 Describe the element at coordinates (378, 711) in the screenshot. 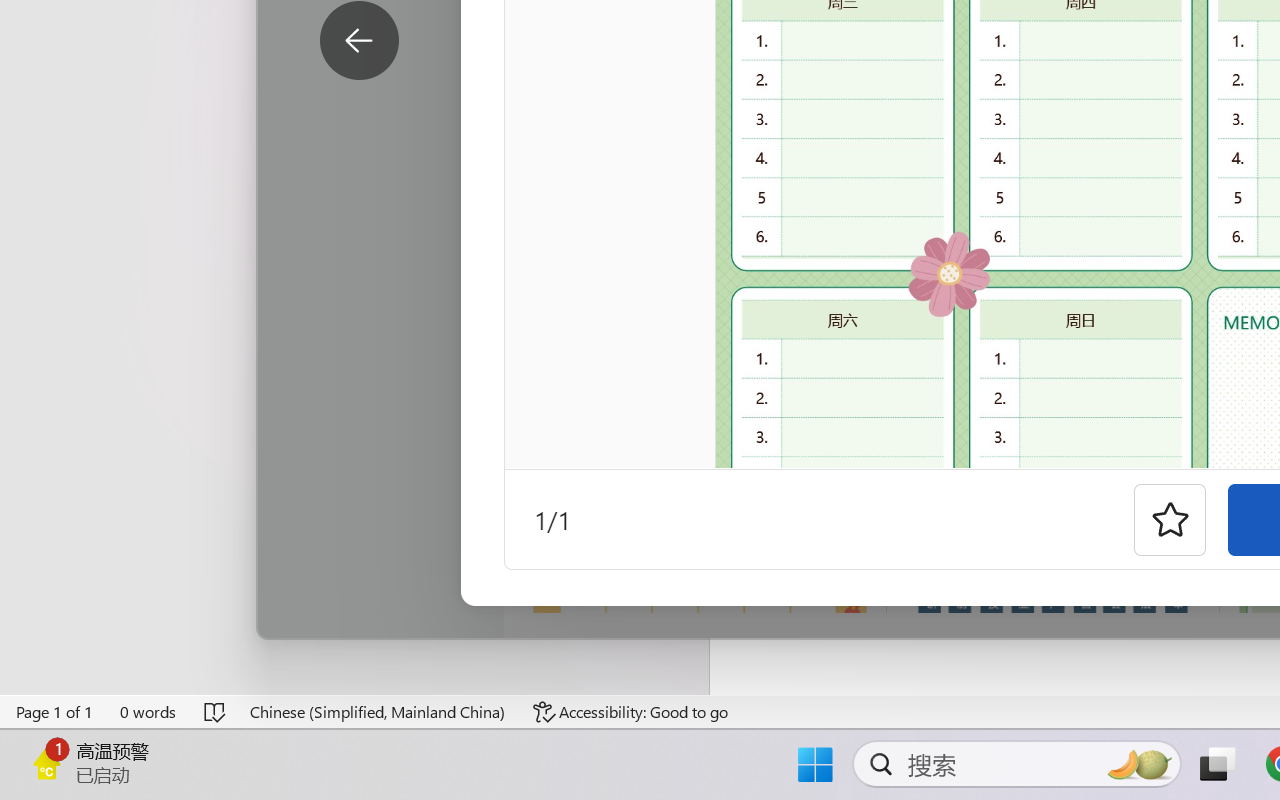

I see `'Language Chinese (Simplified, Mainland China)'` at that location.